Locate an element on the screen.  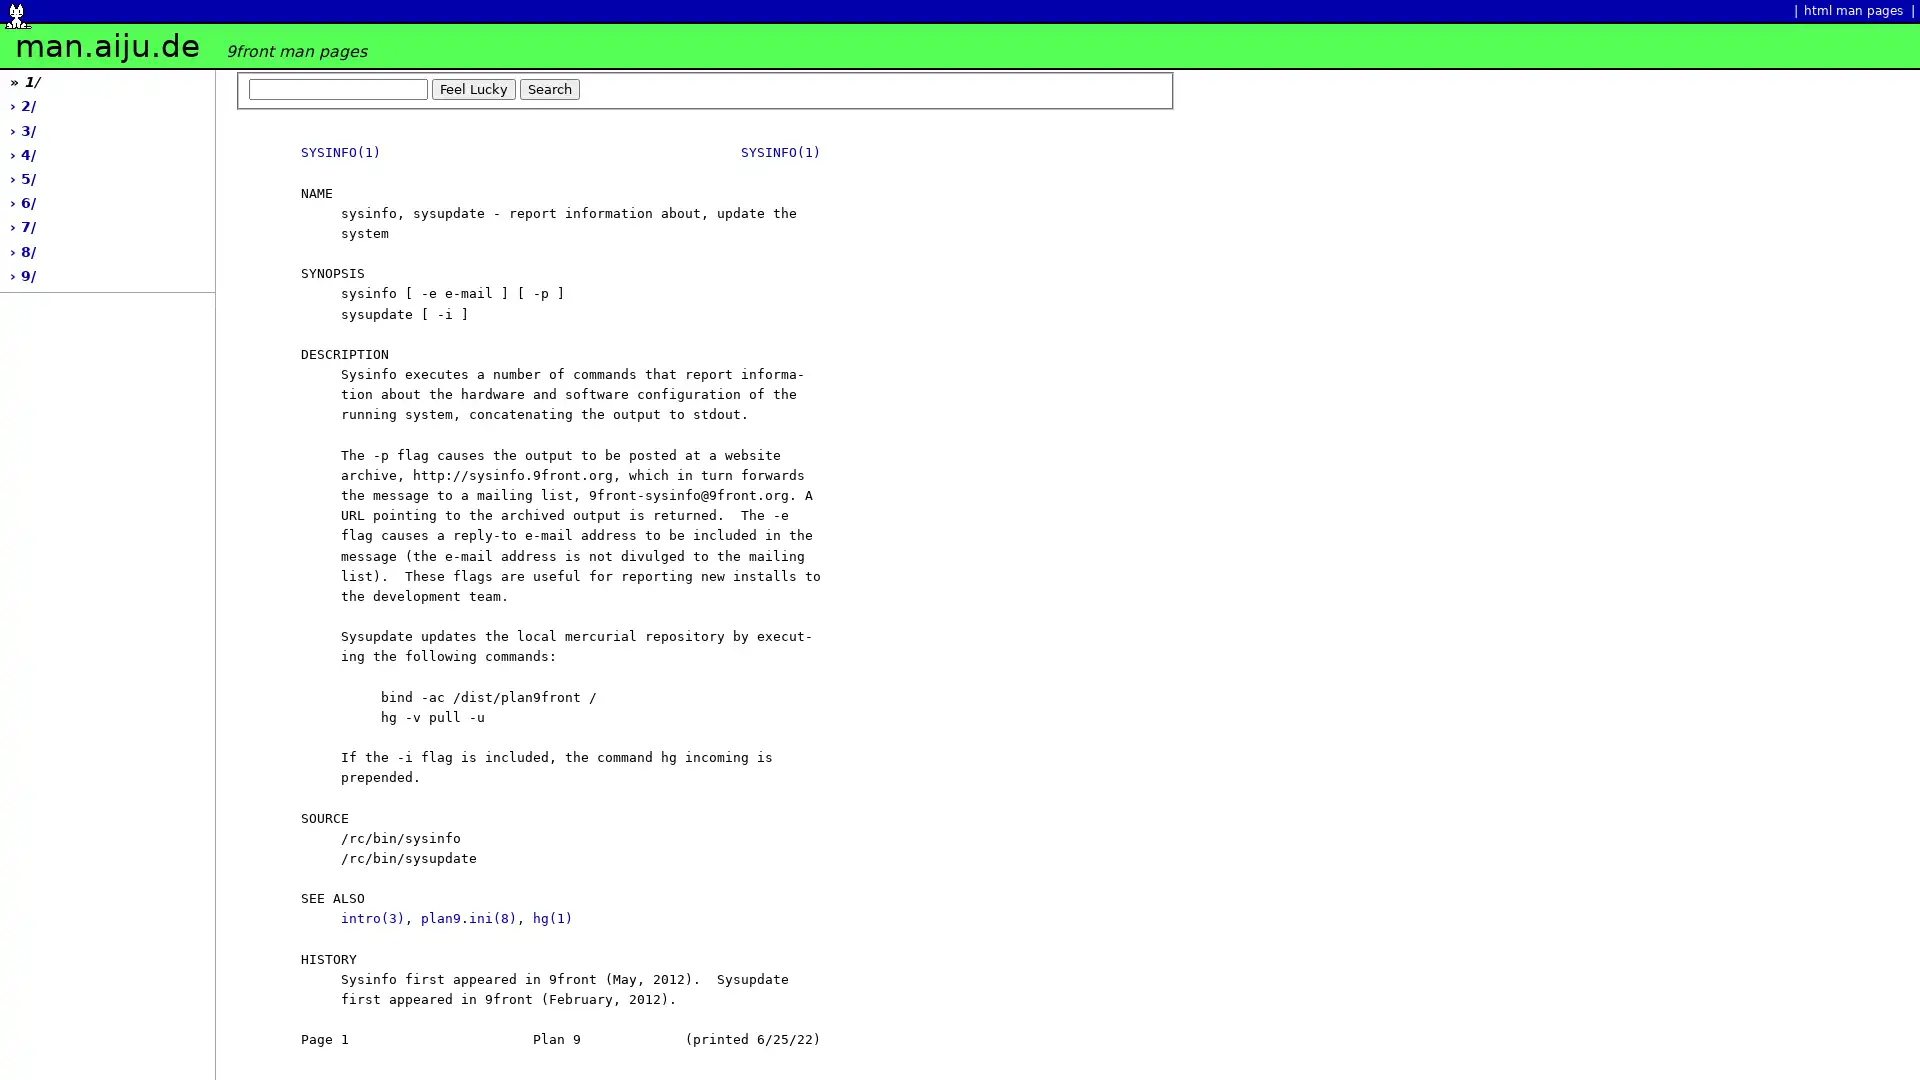
Feel Lucky is located at coordinates (473, 87).